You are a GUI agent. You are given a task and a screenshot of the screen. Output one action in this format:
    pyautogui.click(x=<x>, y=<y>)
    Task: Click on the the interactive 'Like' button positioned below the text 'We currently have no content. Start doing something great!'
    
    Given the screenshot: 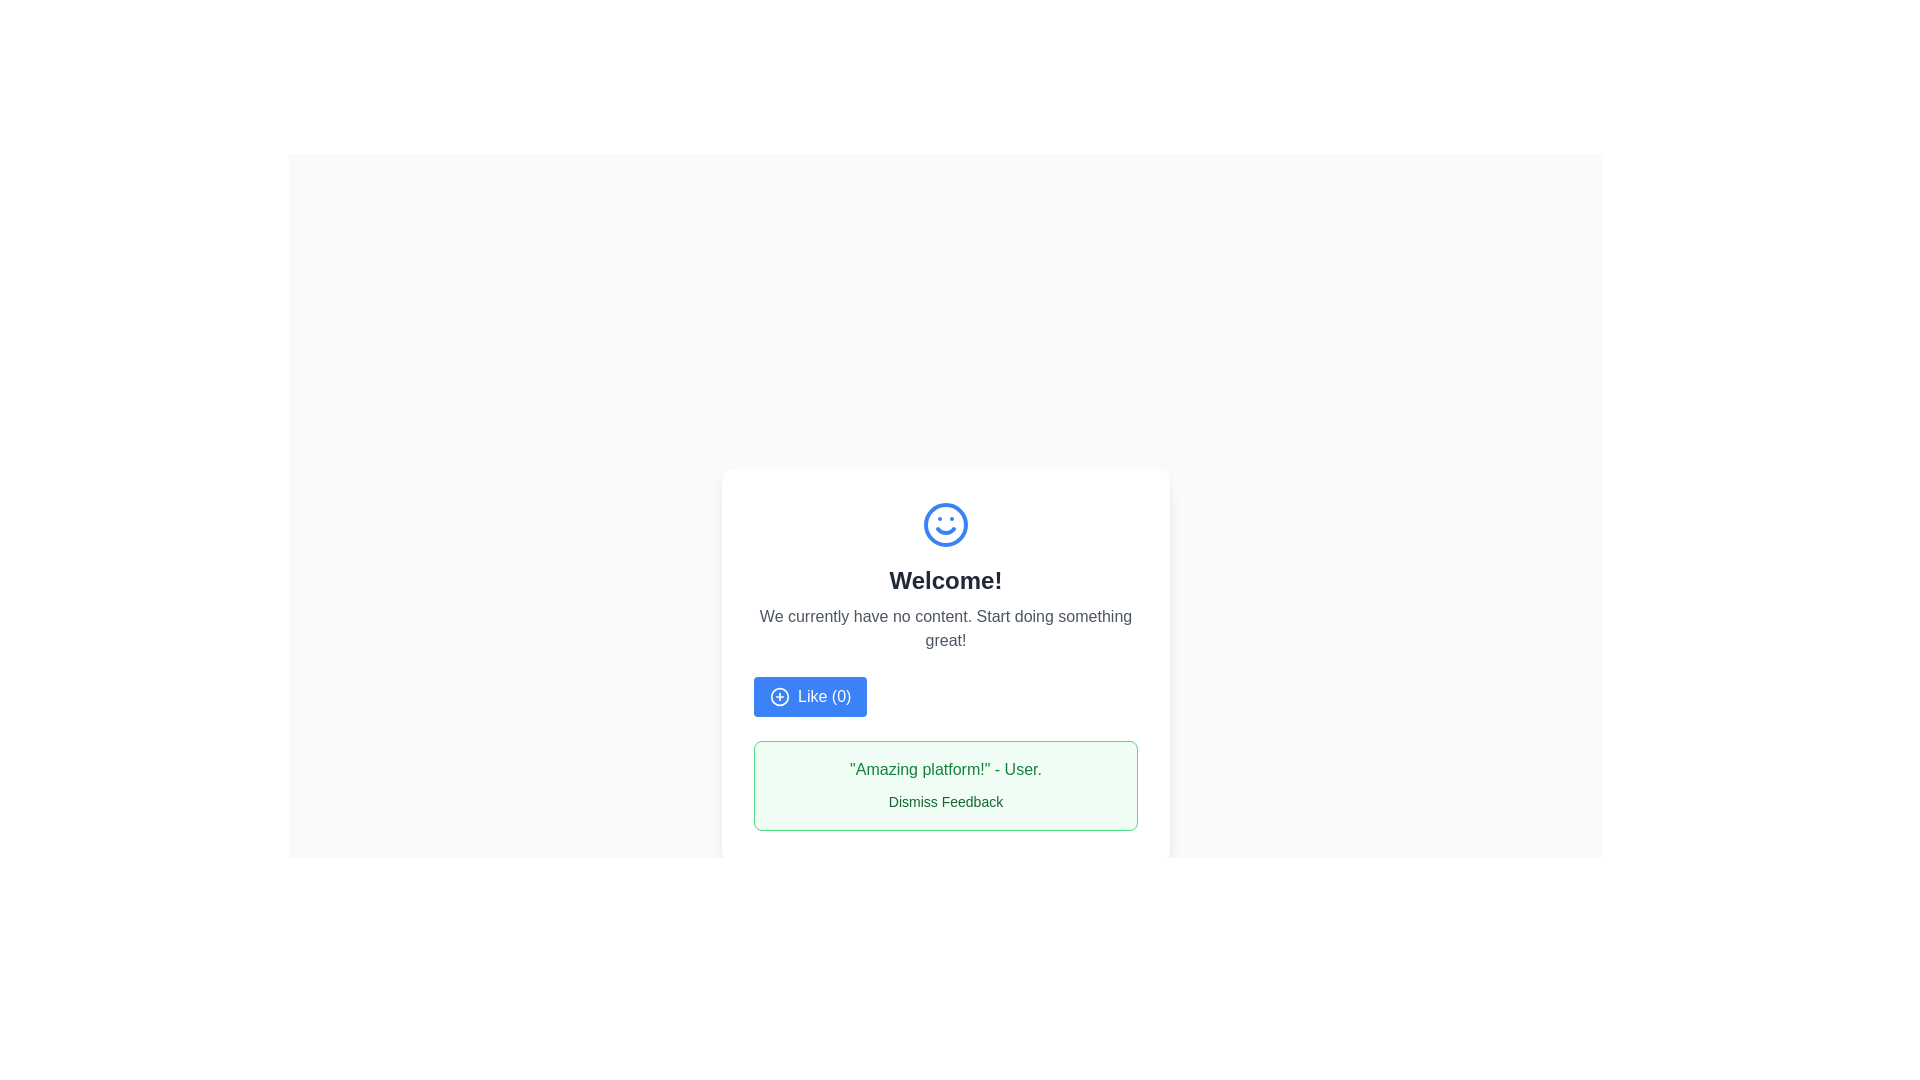 What is the action you would take?
    pyautogui.click(x=810, y=696)
    